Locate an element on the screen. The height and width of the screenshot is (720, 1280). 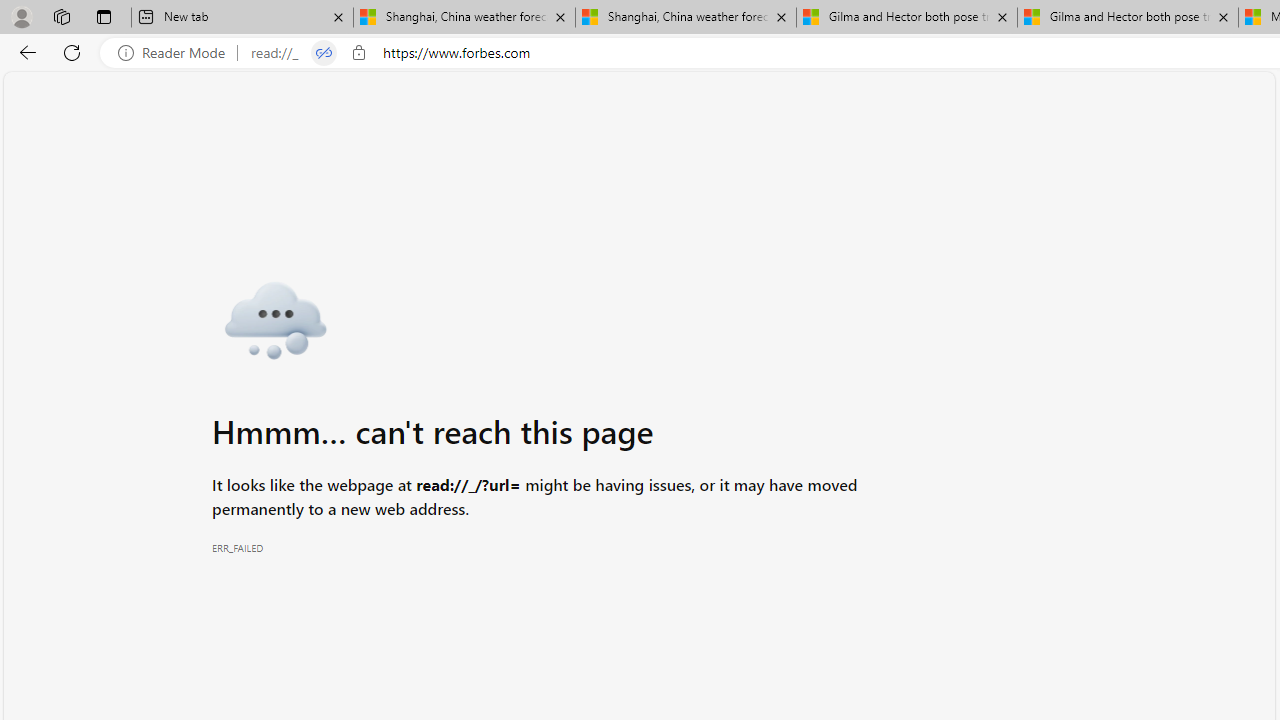
'Reader Mode' is located at coordinates (177, 52).